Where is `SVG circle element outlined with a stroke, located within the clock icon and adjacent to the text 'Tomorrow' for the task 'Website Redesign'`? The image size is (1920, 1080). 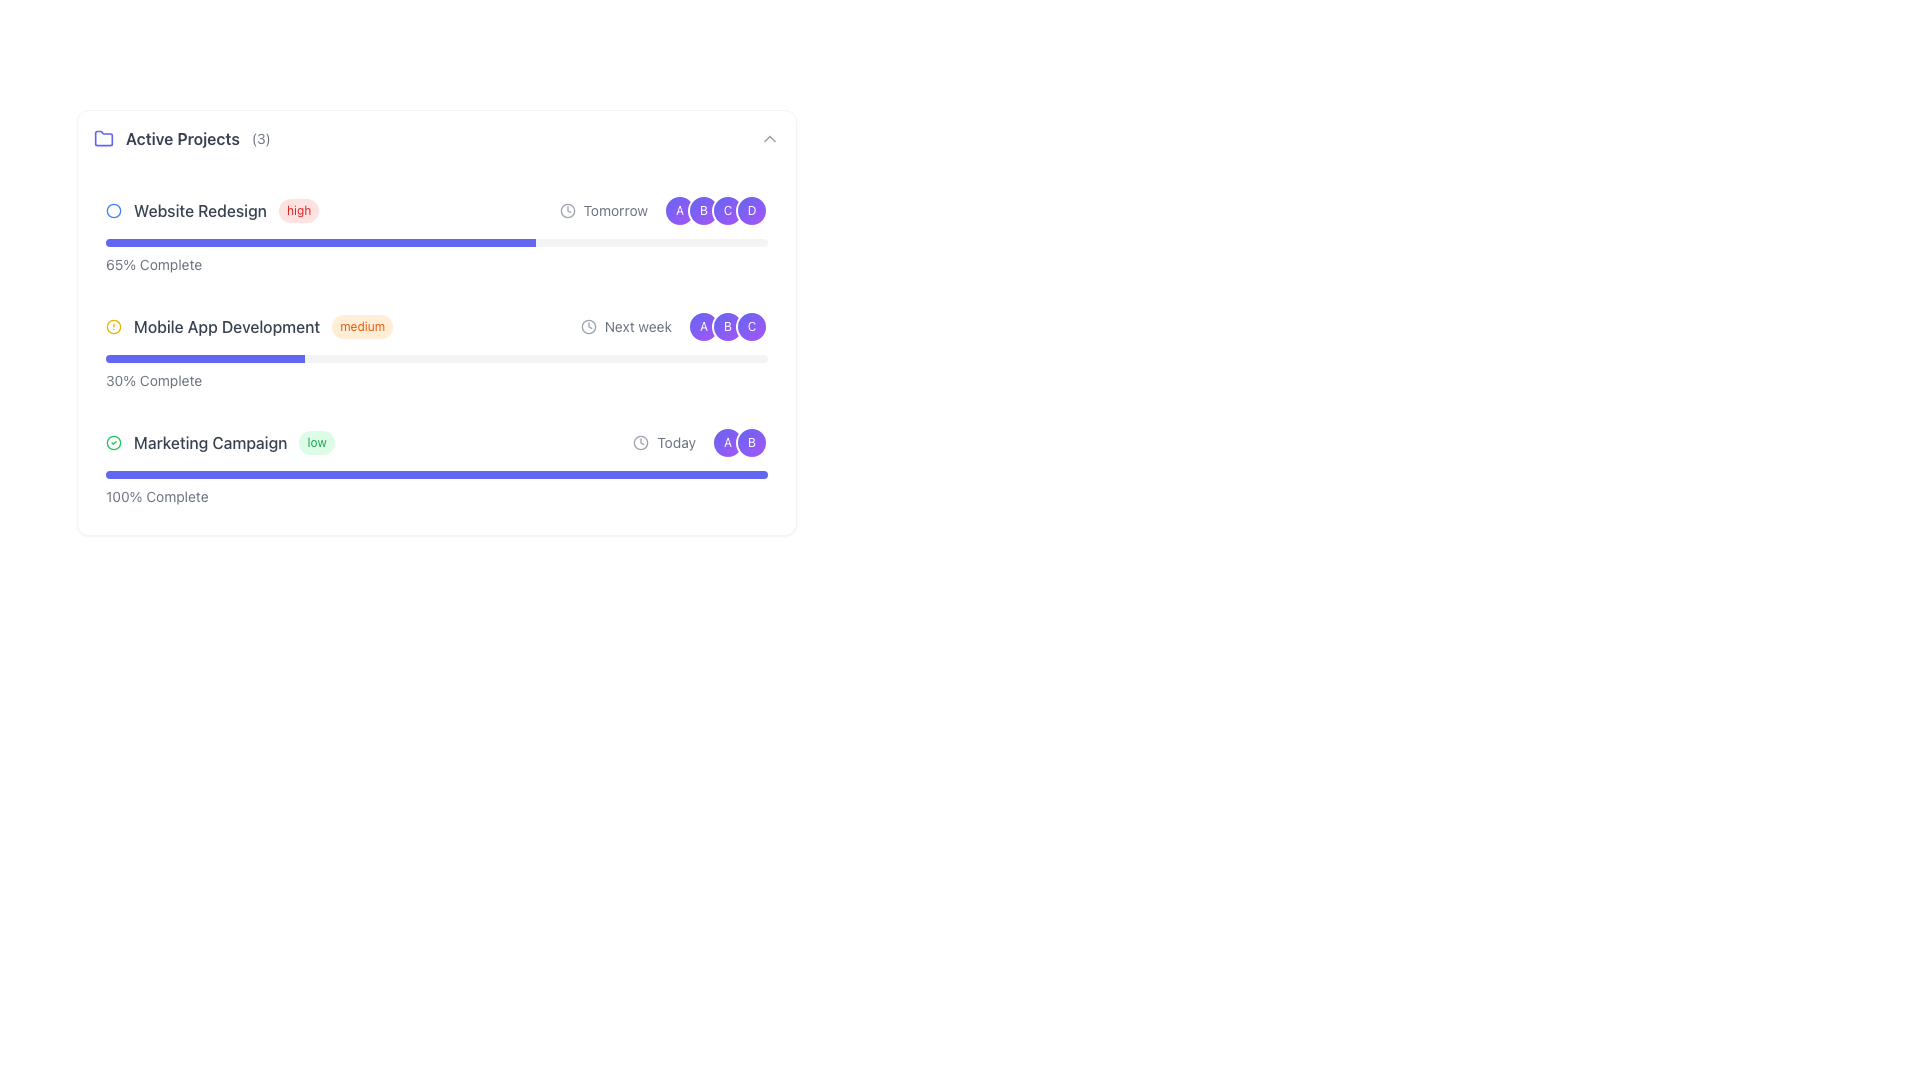 SVG circle element outlined with a stroke, located within the clock icon and adjacent to the text 'Tomorrow' for the task 'Website Redesign' is located at coordinates (566, 211).